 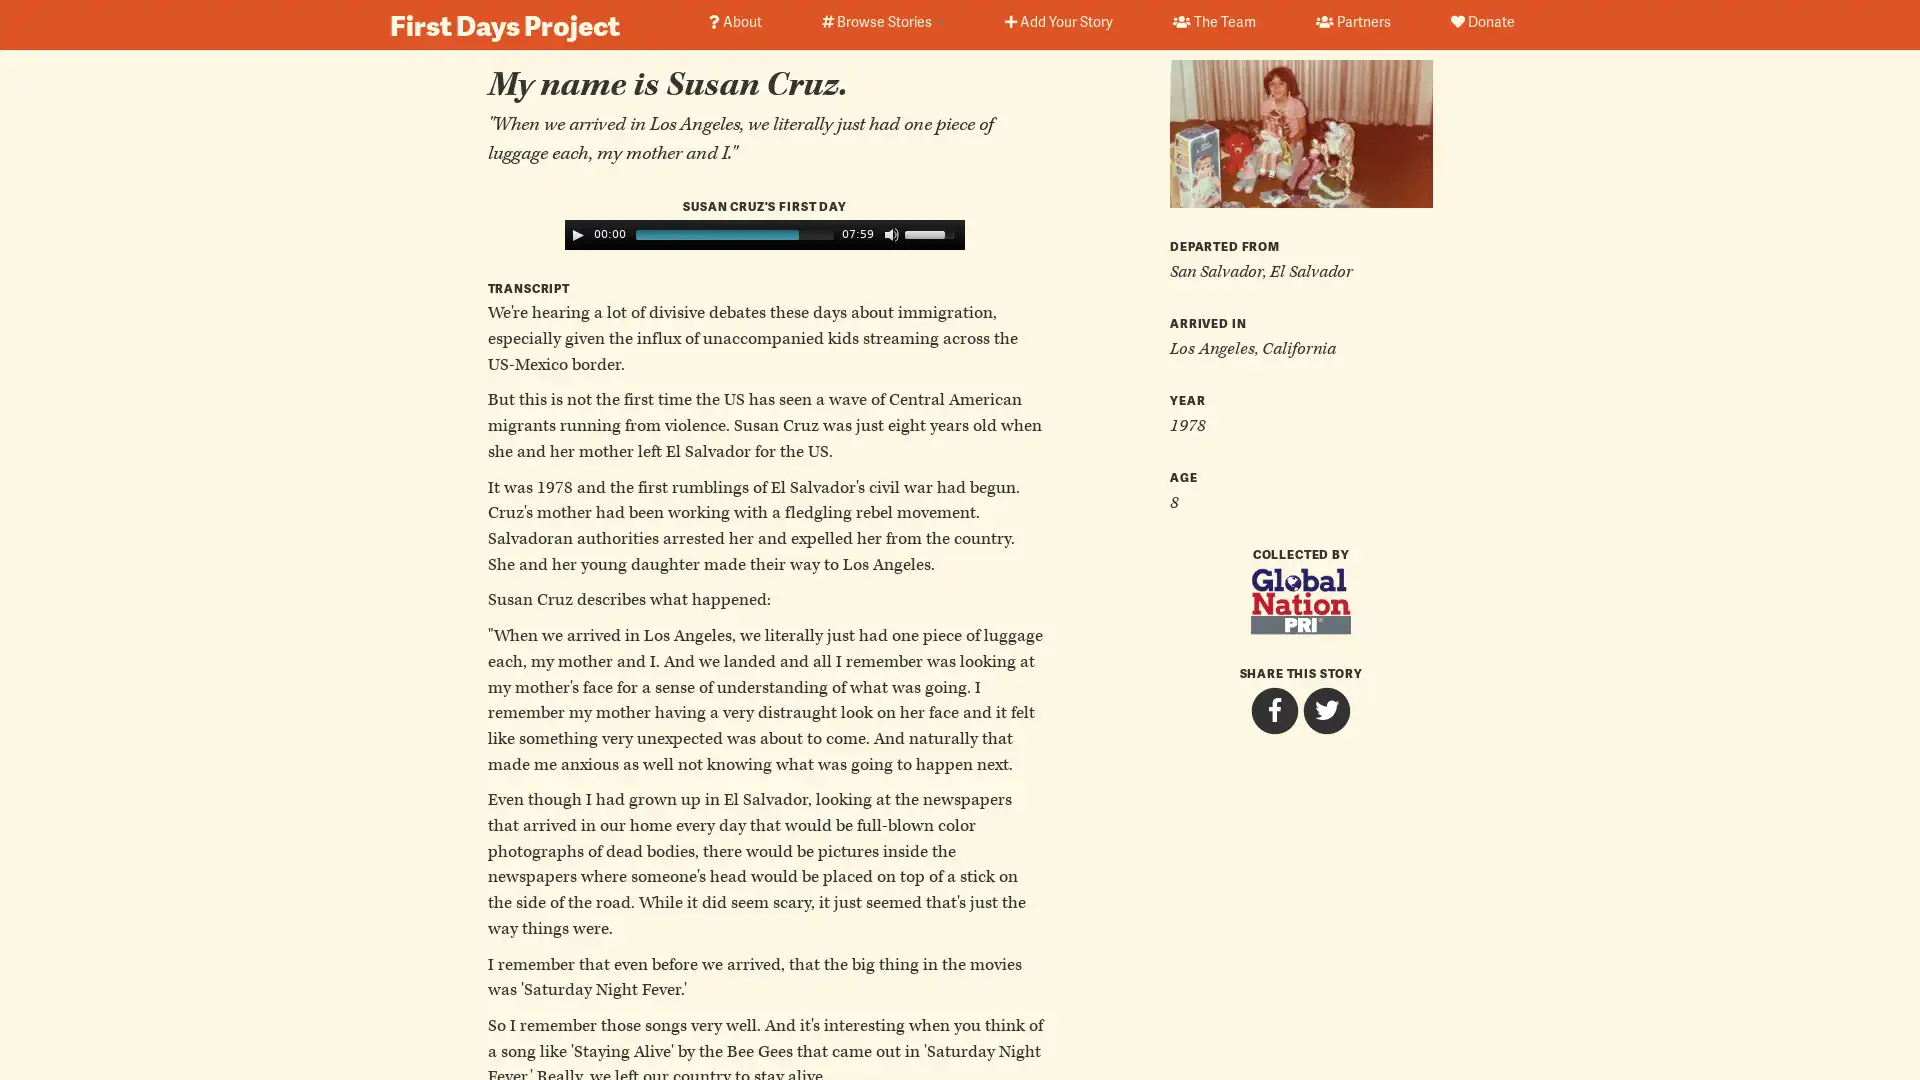 What do you see at coordinates (891, 233) in the screenshot?
I see `Mute Toggle` at bounding box center [891, 233].